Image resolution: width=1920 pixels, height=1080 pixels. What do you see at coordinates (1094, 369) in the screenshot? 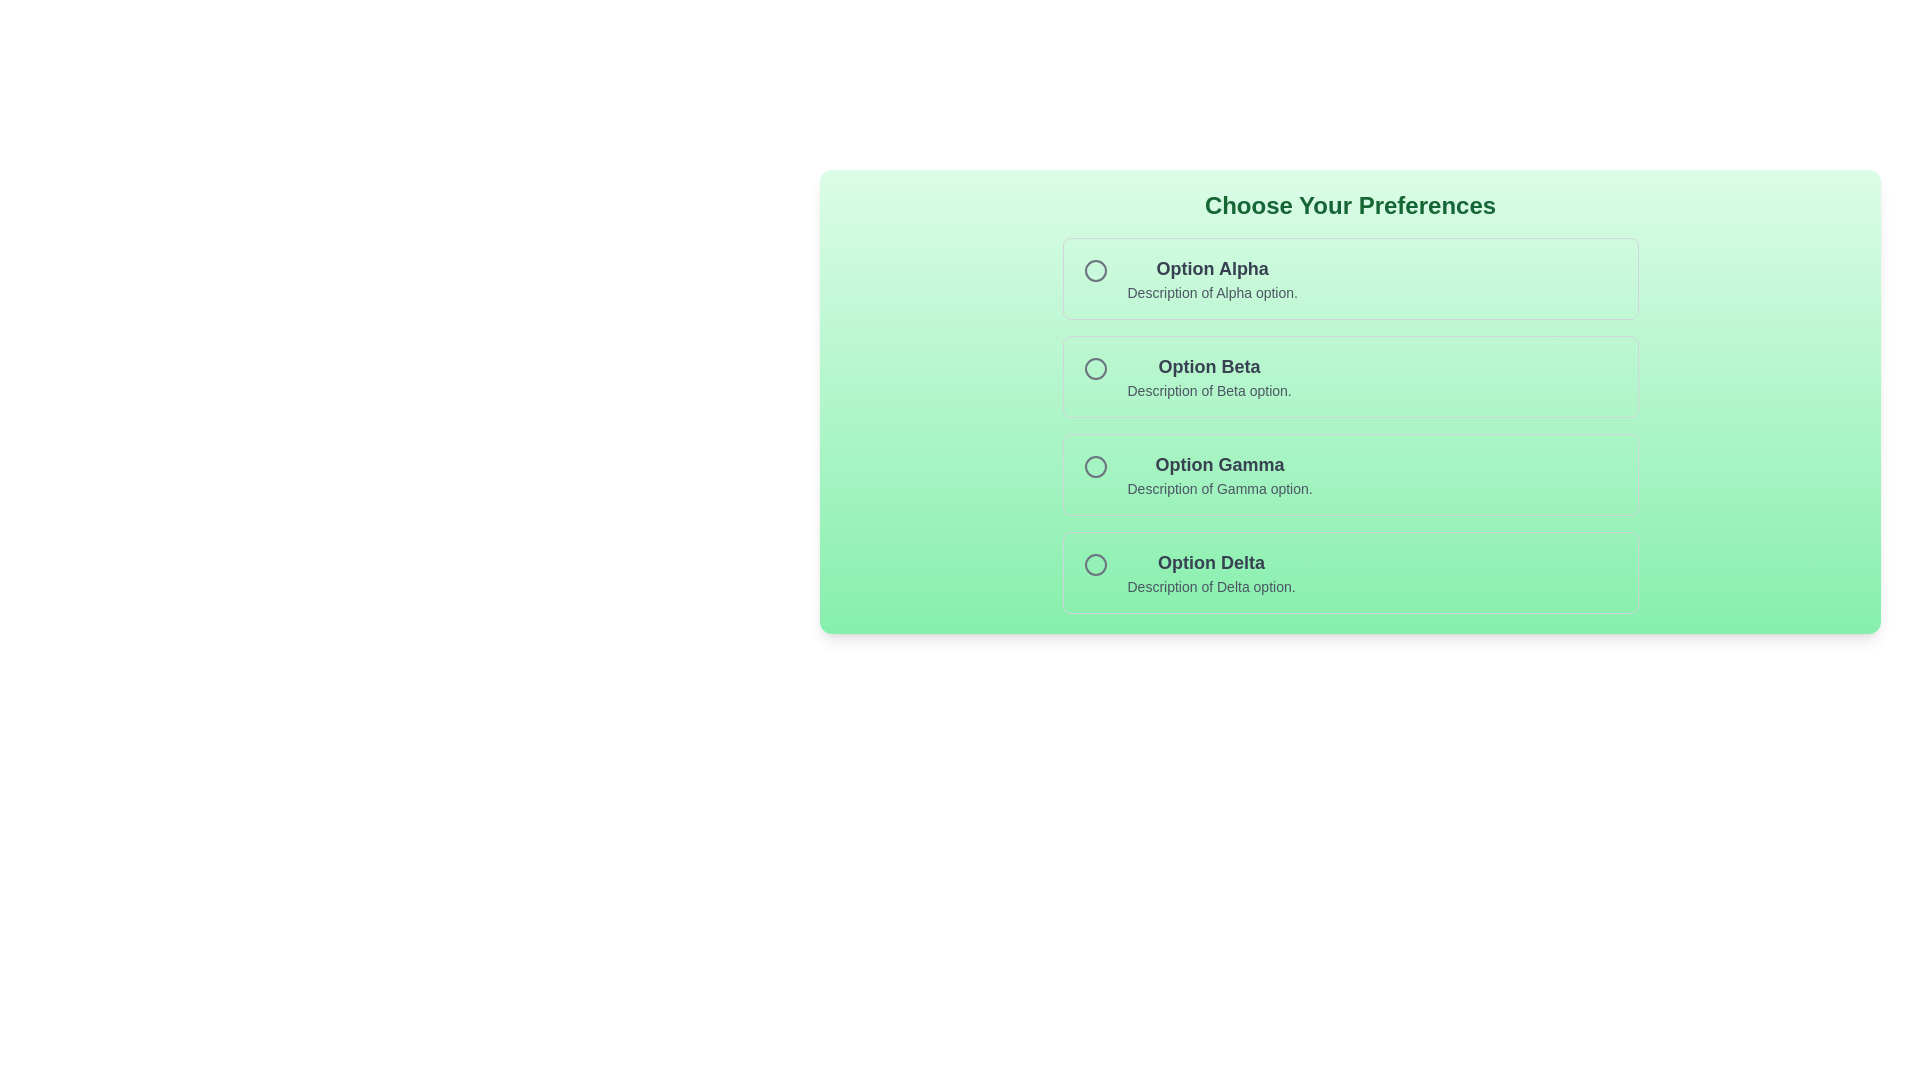
I see `the second radio button in the vertical list, positioned to the left of the text 'Option Beta' and 'Description of Beta option'` at bounding box center [1094, 369].